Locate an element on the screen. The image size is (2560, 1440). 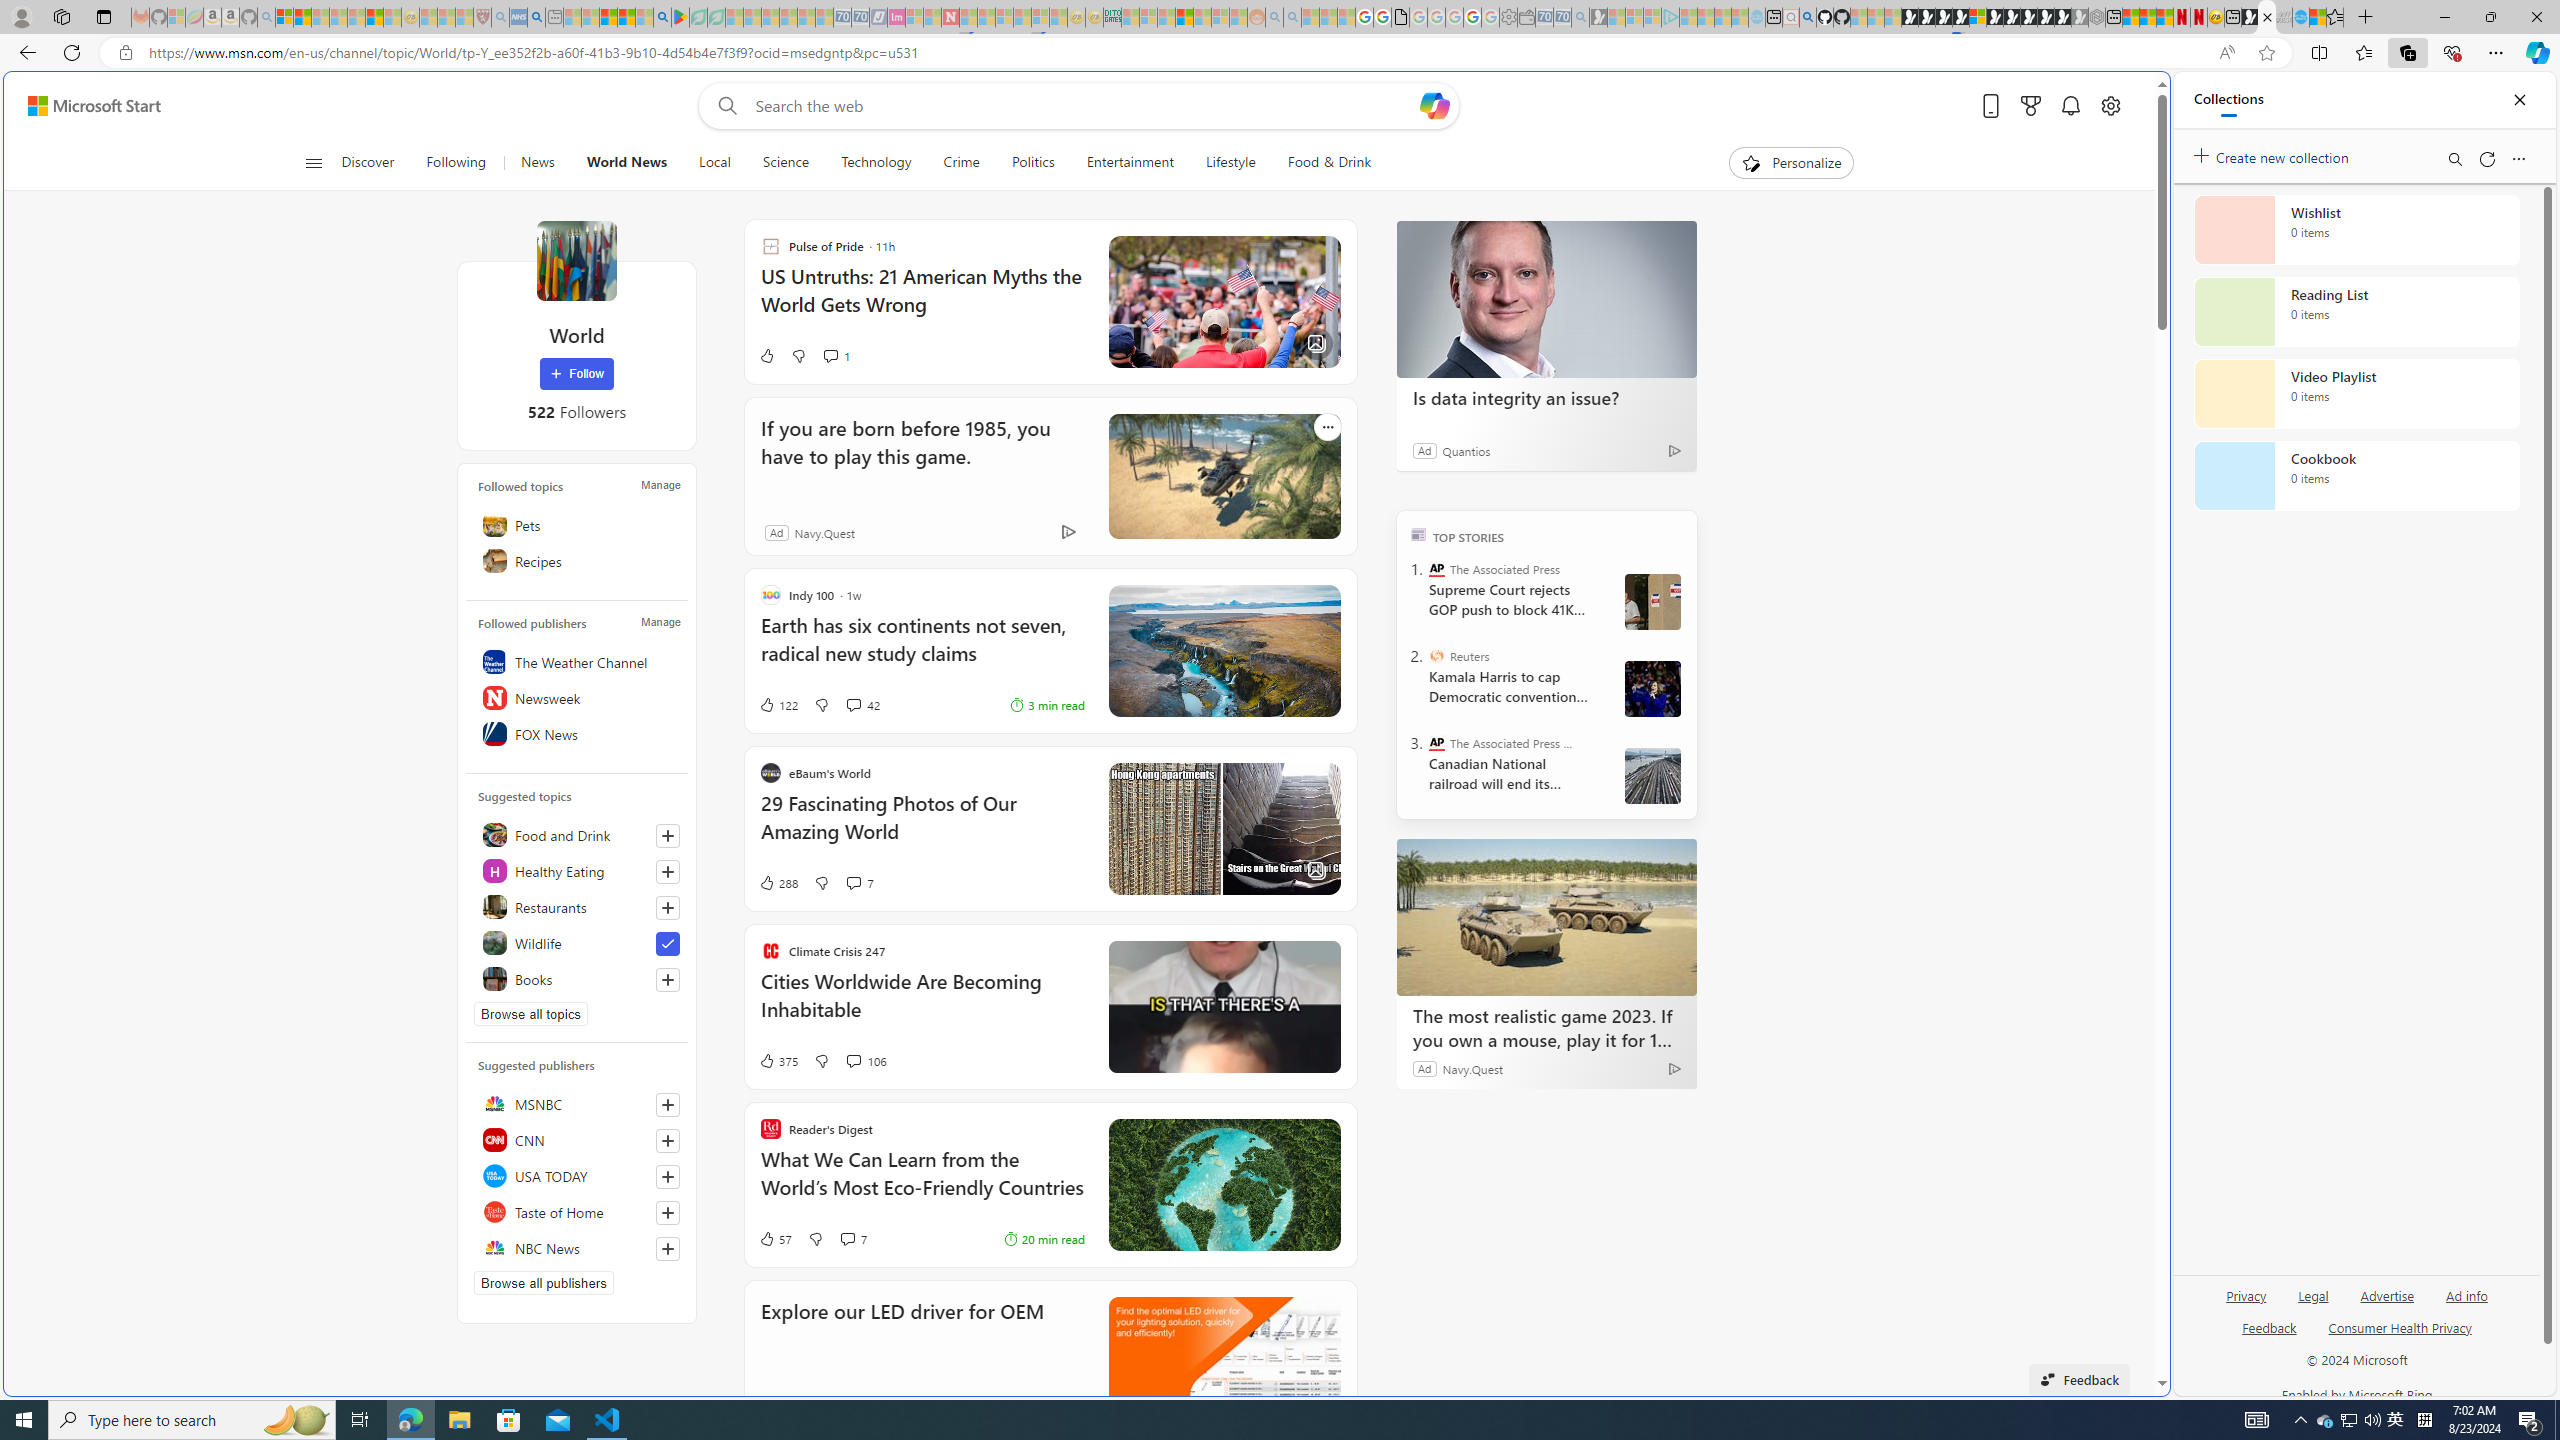
'World' is located at coordinates (576, 260).